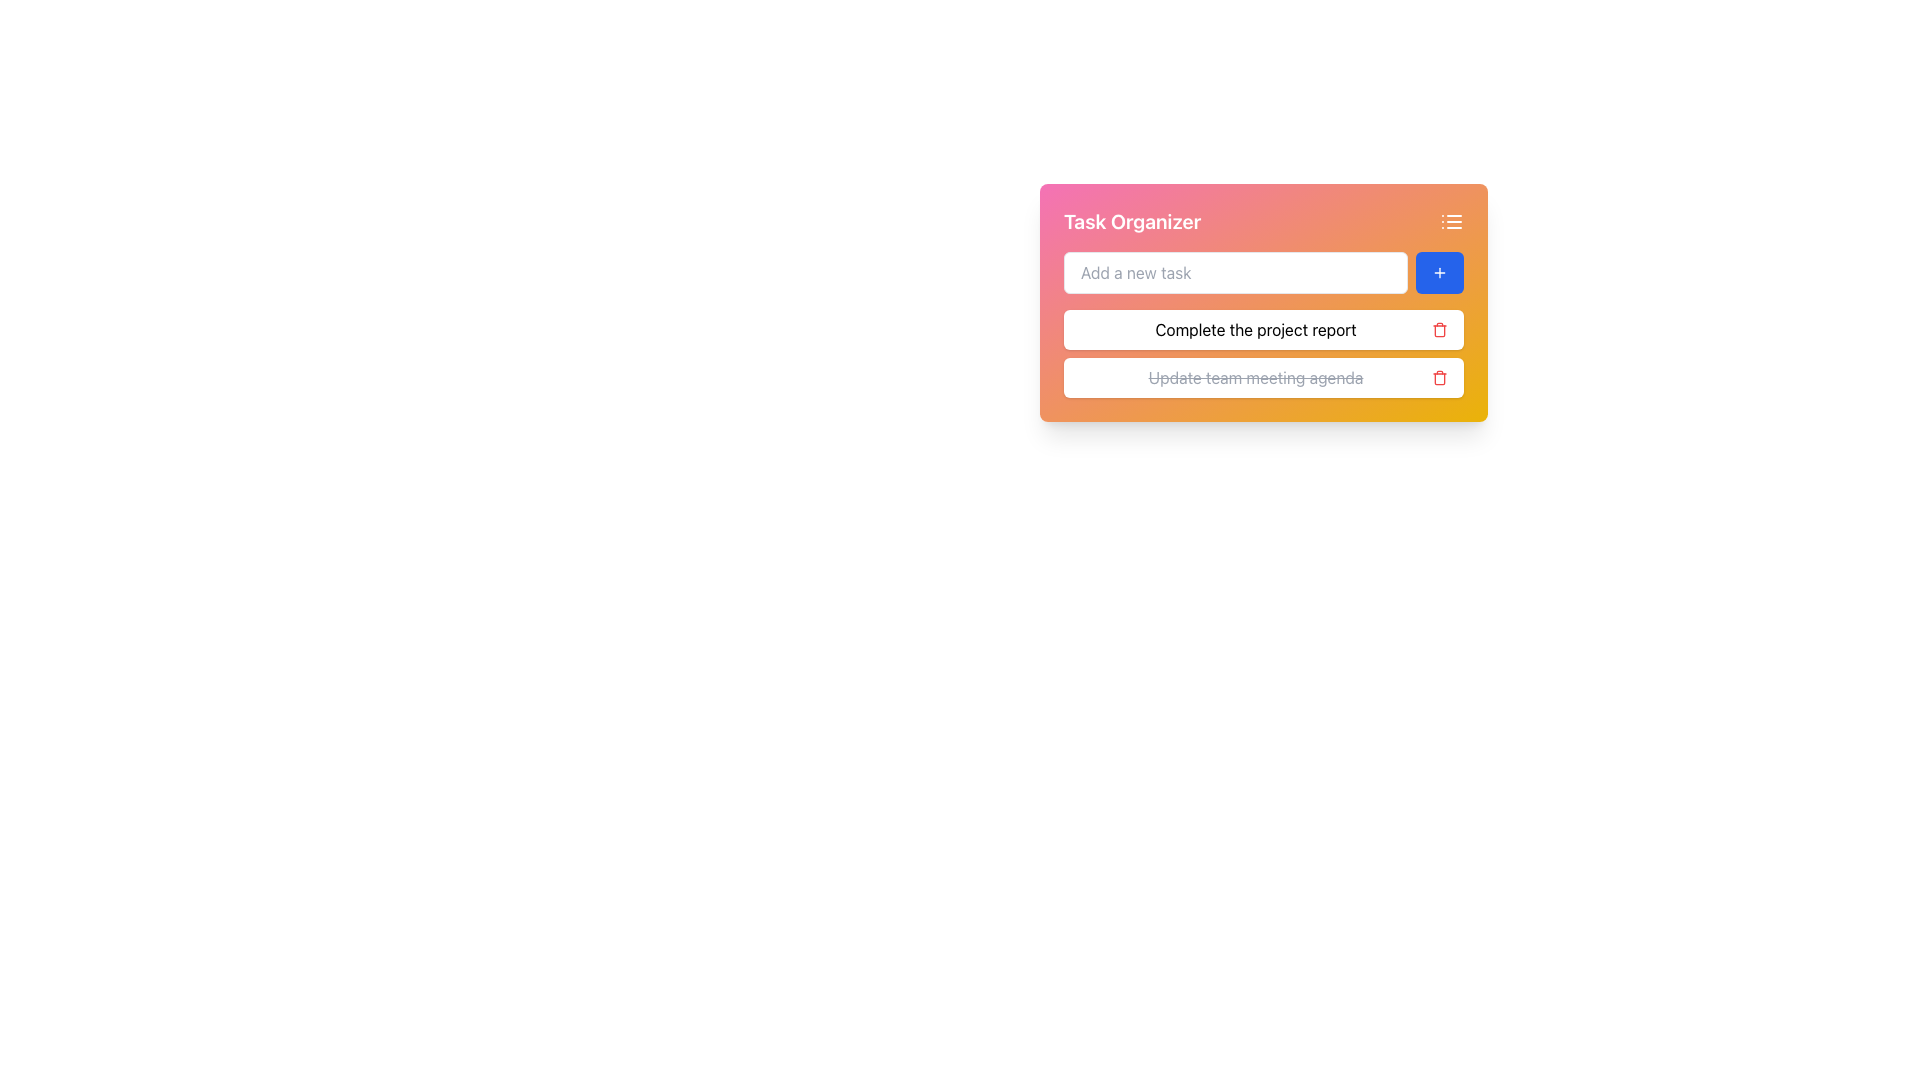 Image resolution: width=1920 pixels, height=1080 pixels. Describe the element at coordinates (1255, 329) in the screenshot. I see `the Text Label that displays the task name, which is centrally located within a card component, positioned above the task labeled 'Update team meeting agenda'` at that location.